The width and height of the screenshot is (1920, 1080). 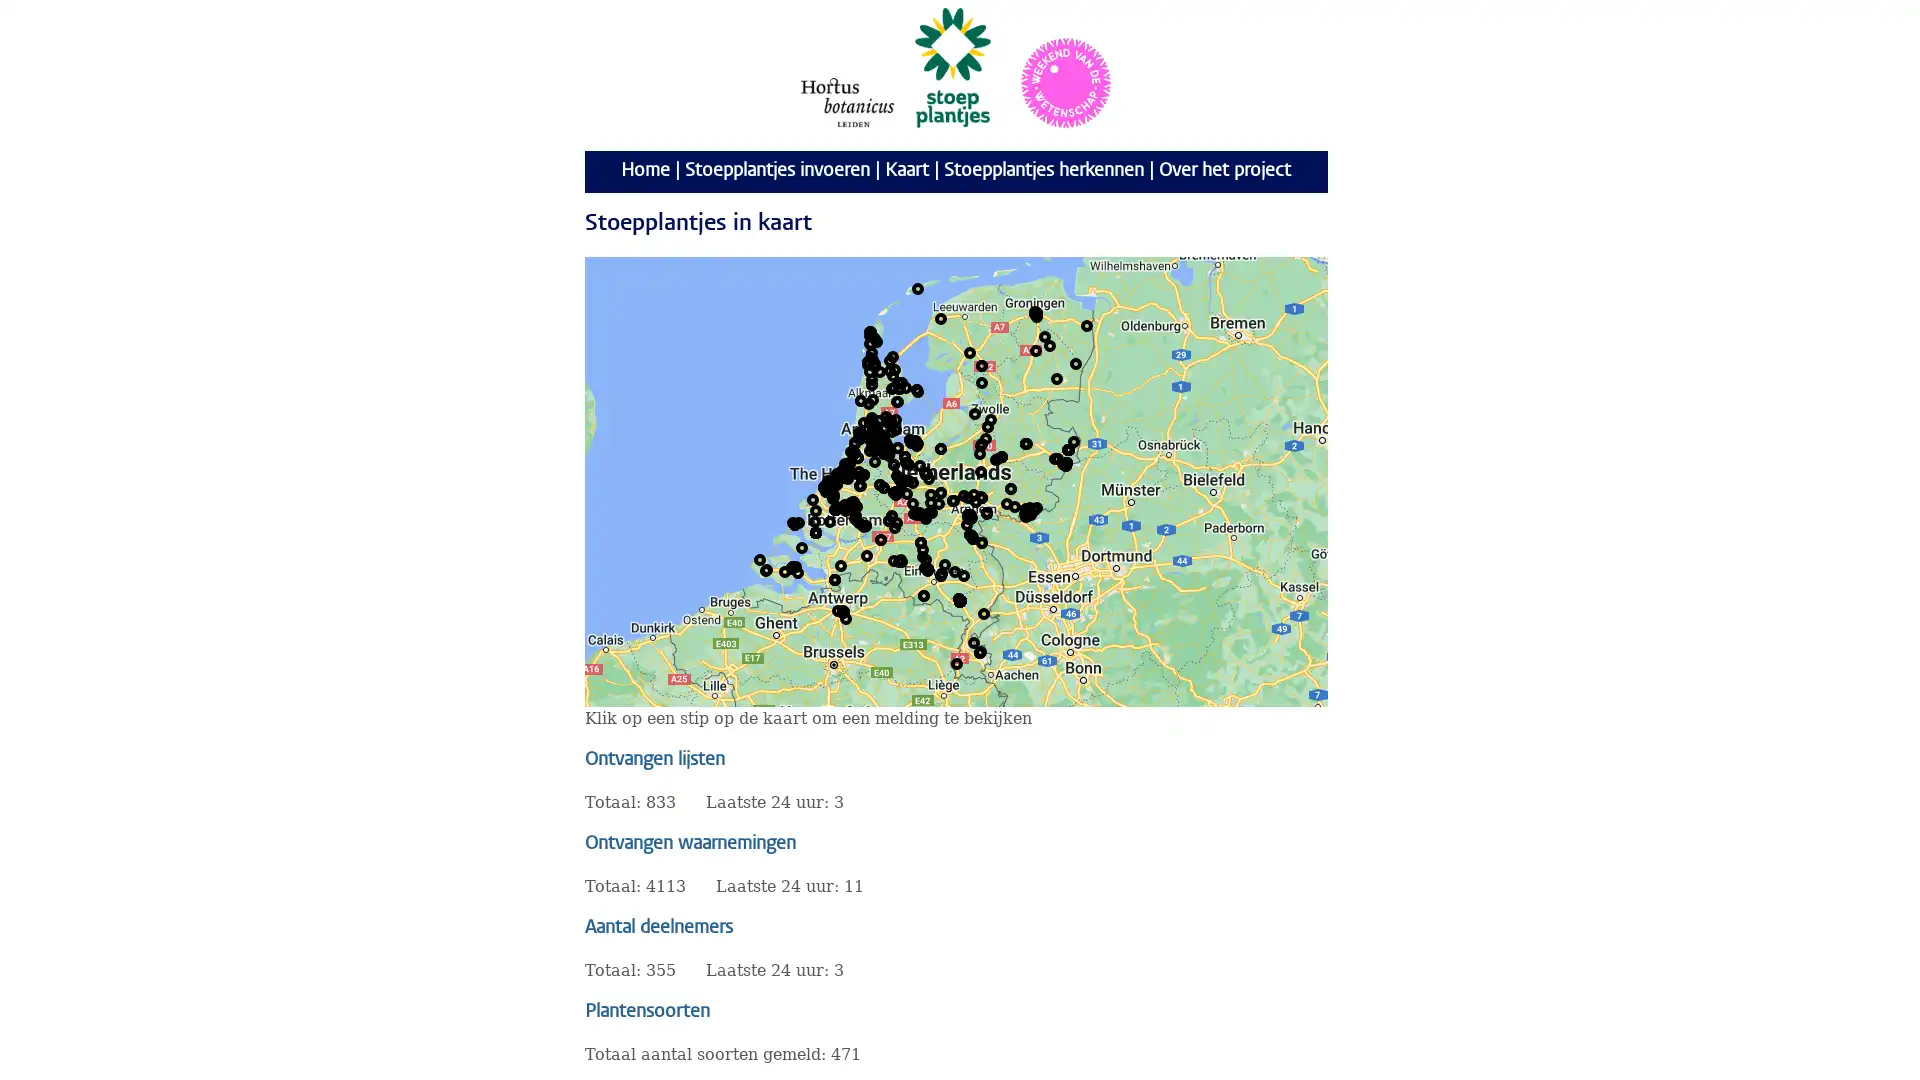 What do you see at coordinates (960, 599) in the screenshot?
I see `Telling van Ton Frenken op 17 april 2022` at bounding box center [960, 599].